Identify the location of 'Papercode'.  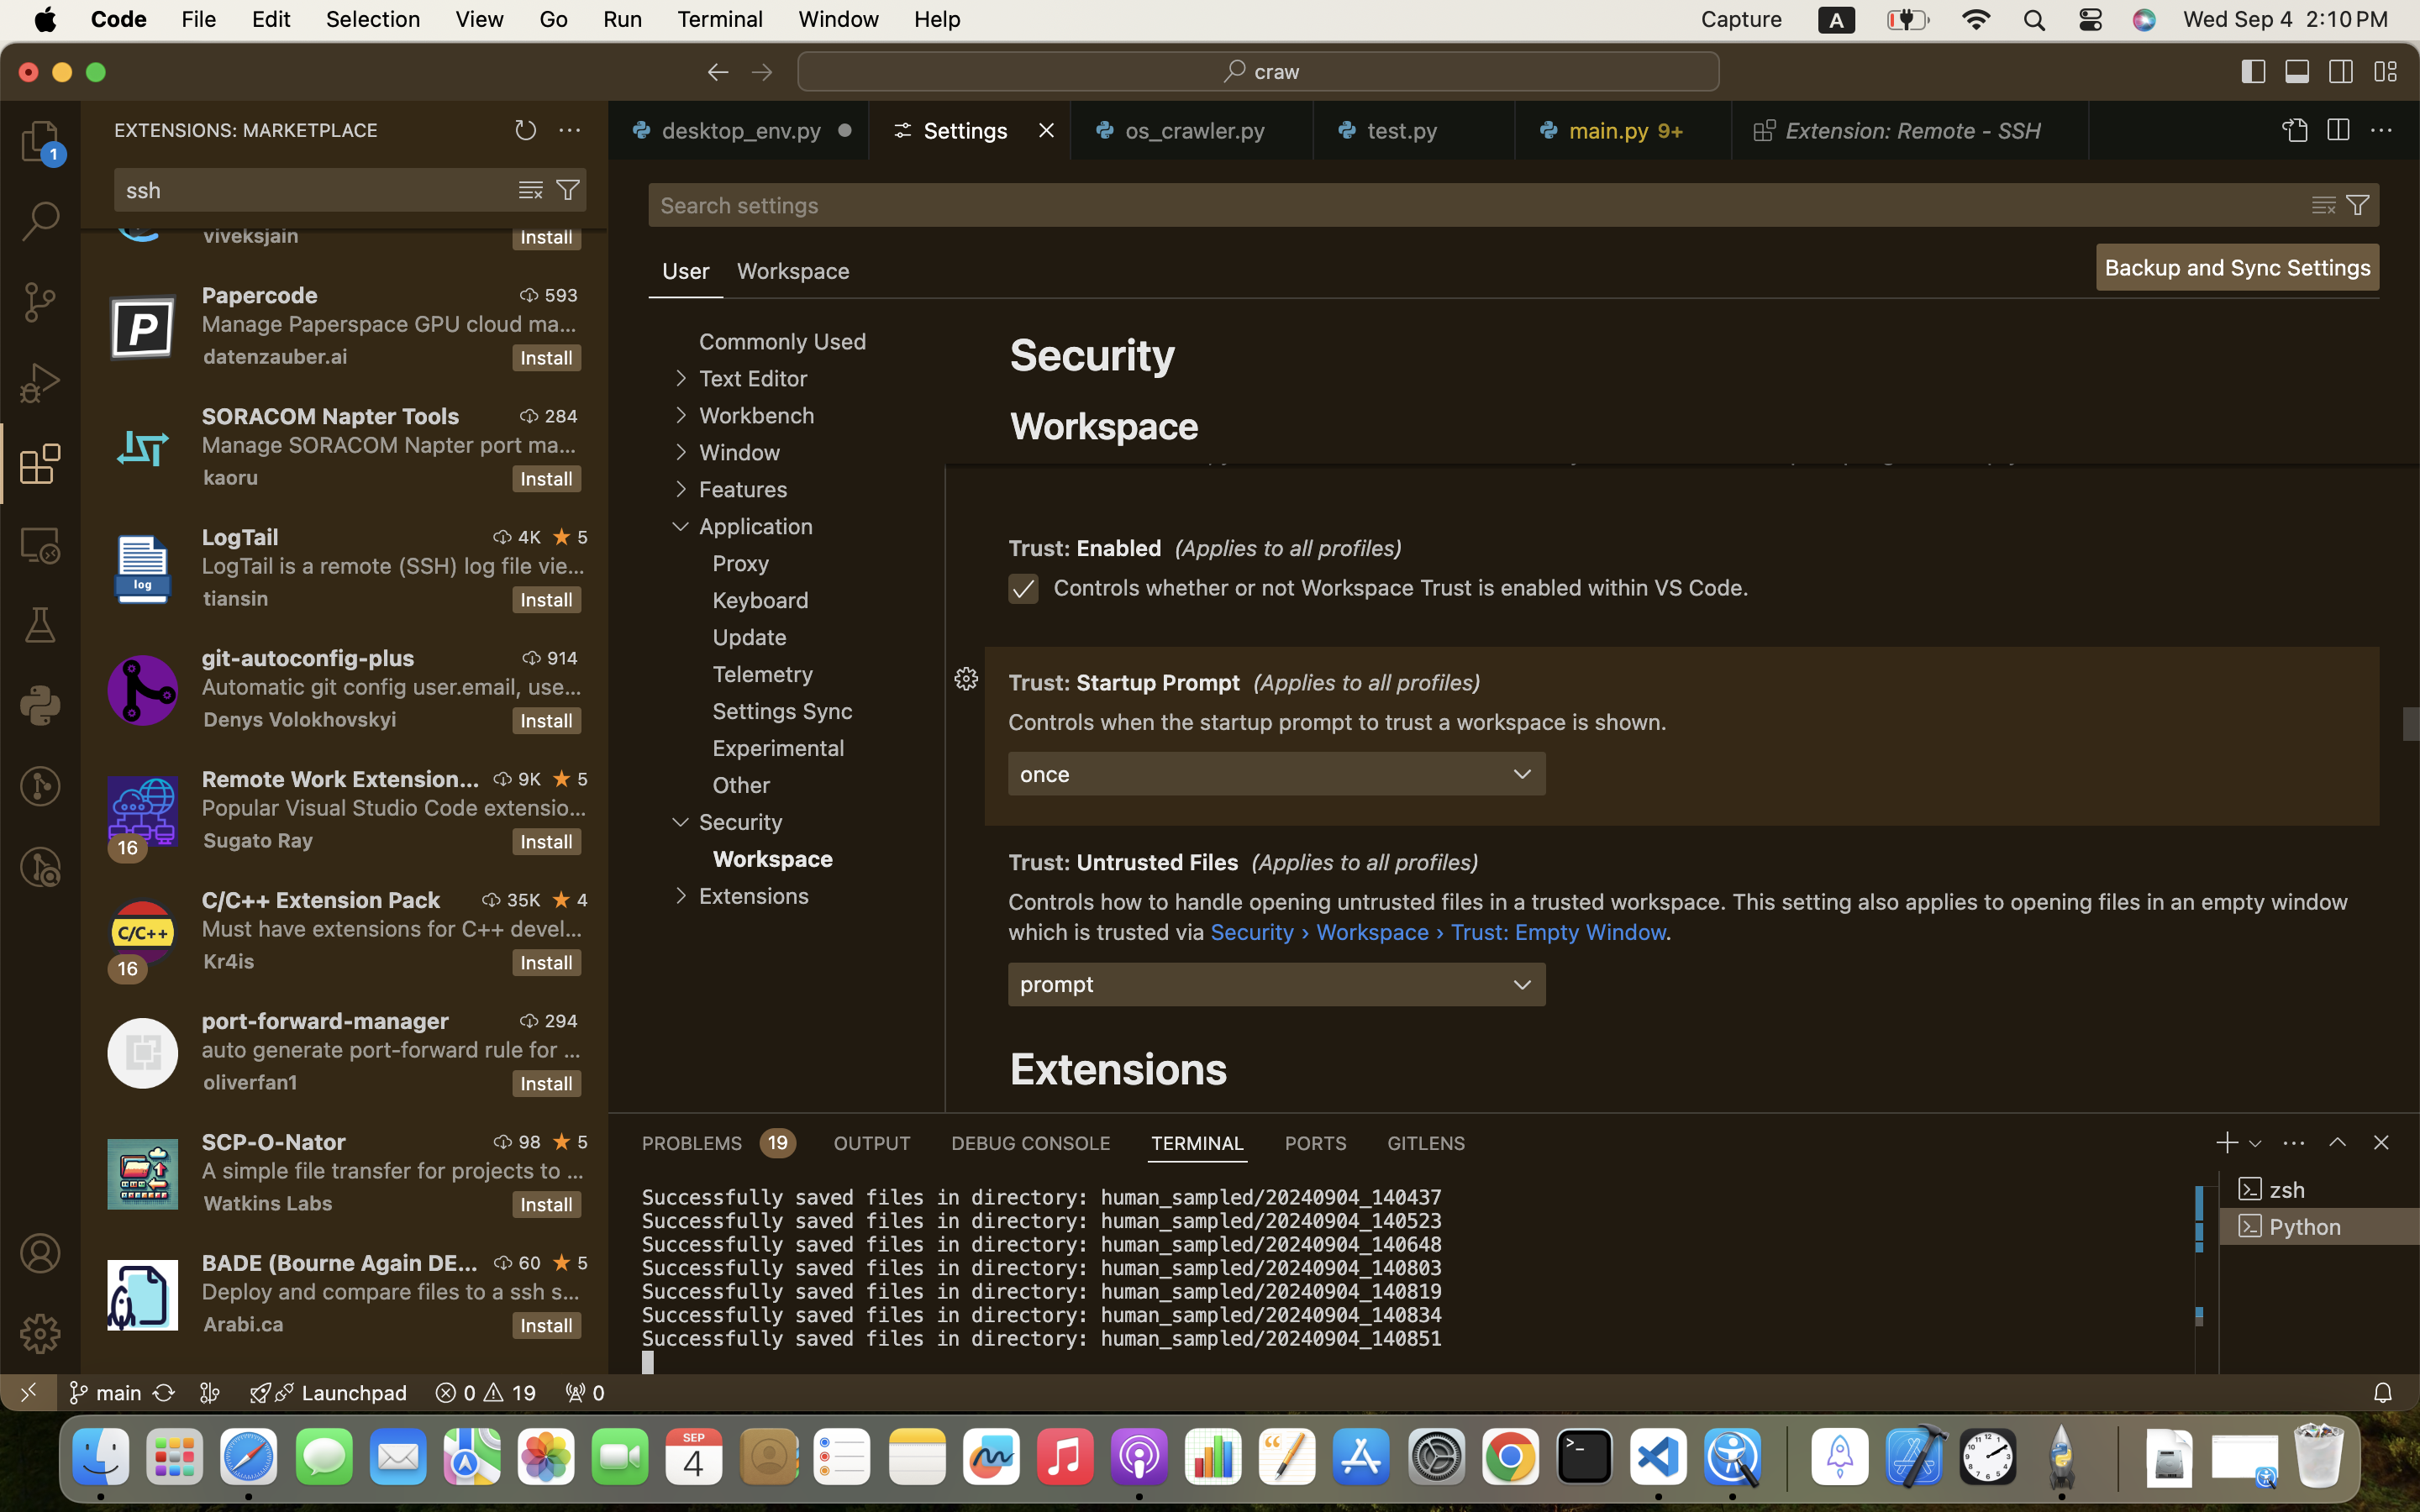
(260, 294).